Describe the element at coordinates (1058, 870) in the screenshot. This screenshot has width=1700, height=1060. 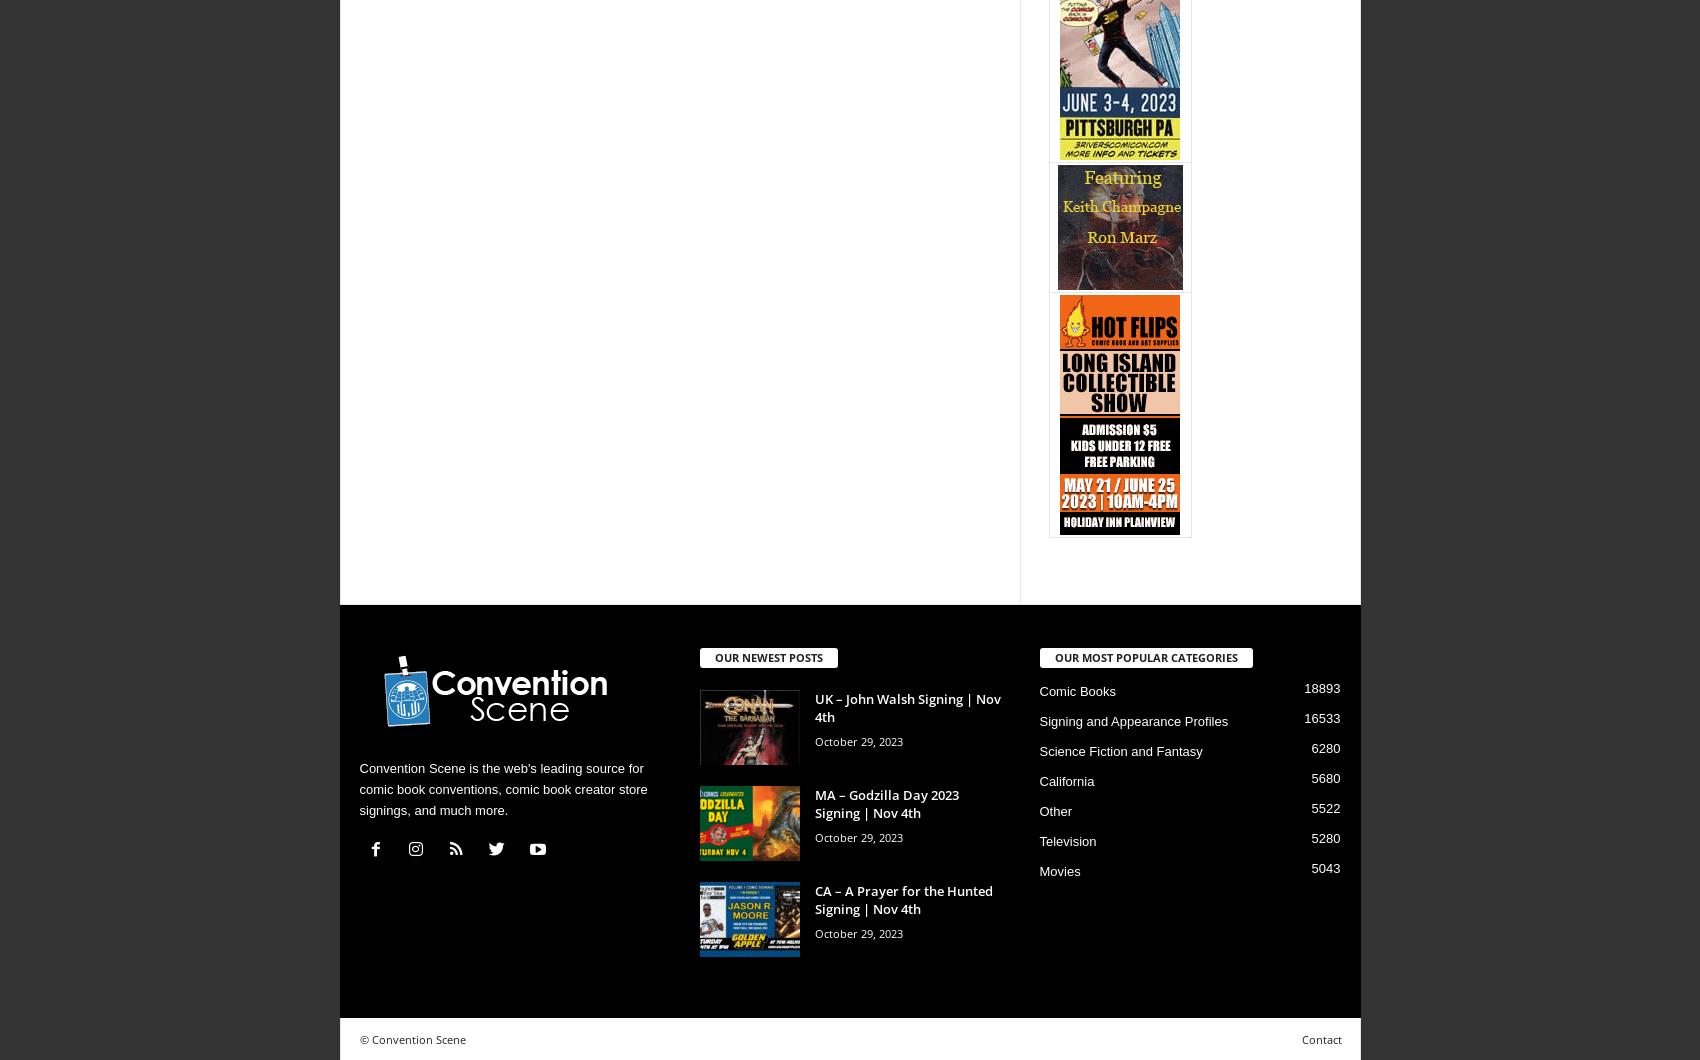
I see `'Movies'` at that location.